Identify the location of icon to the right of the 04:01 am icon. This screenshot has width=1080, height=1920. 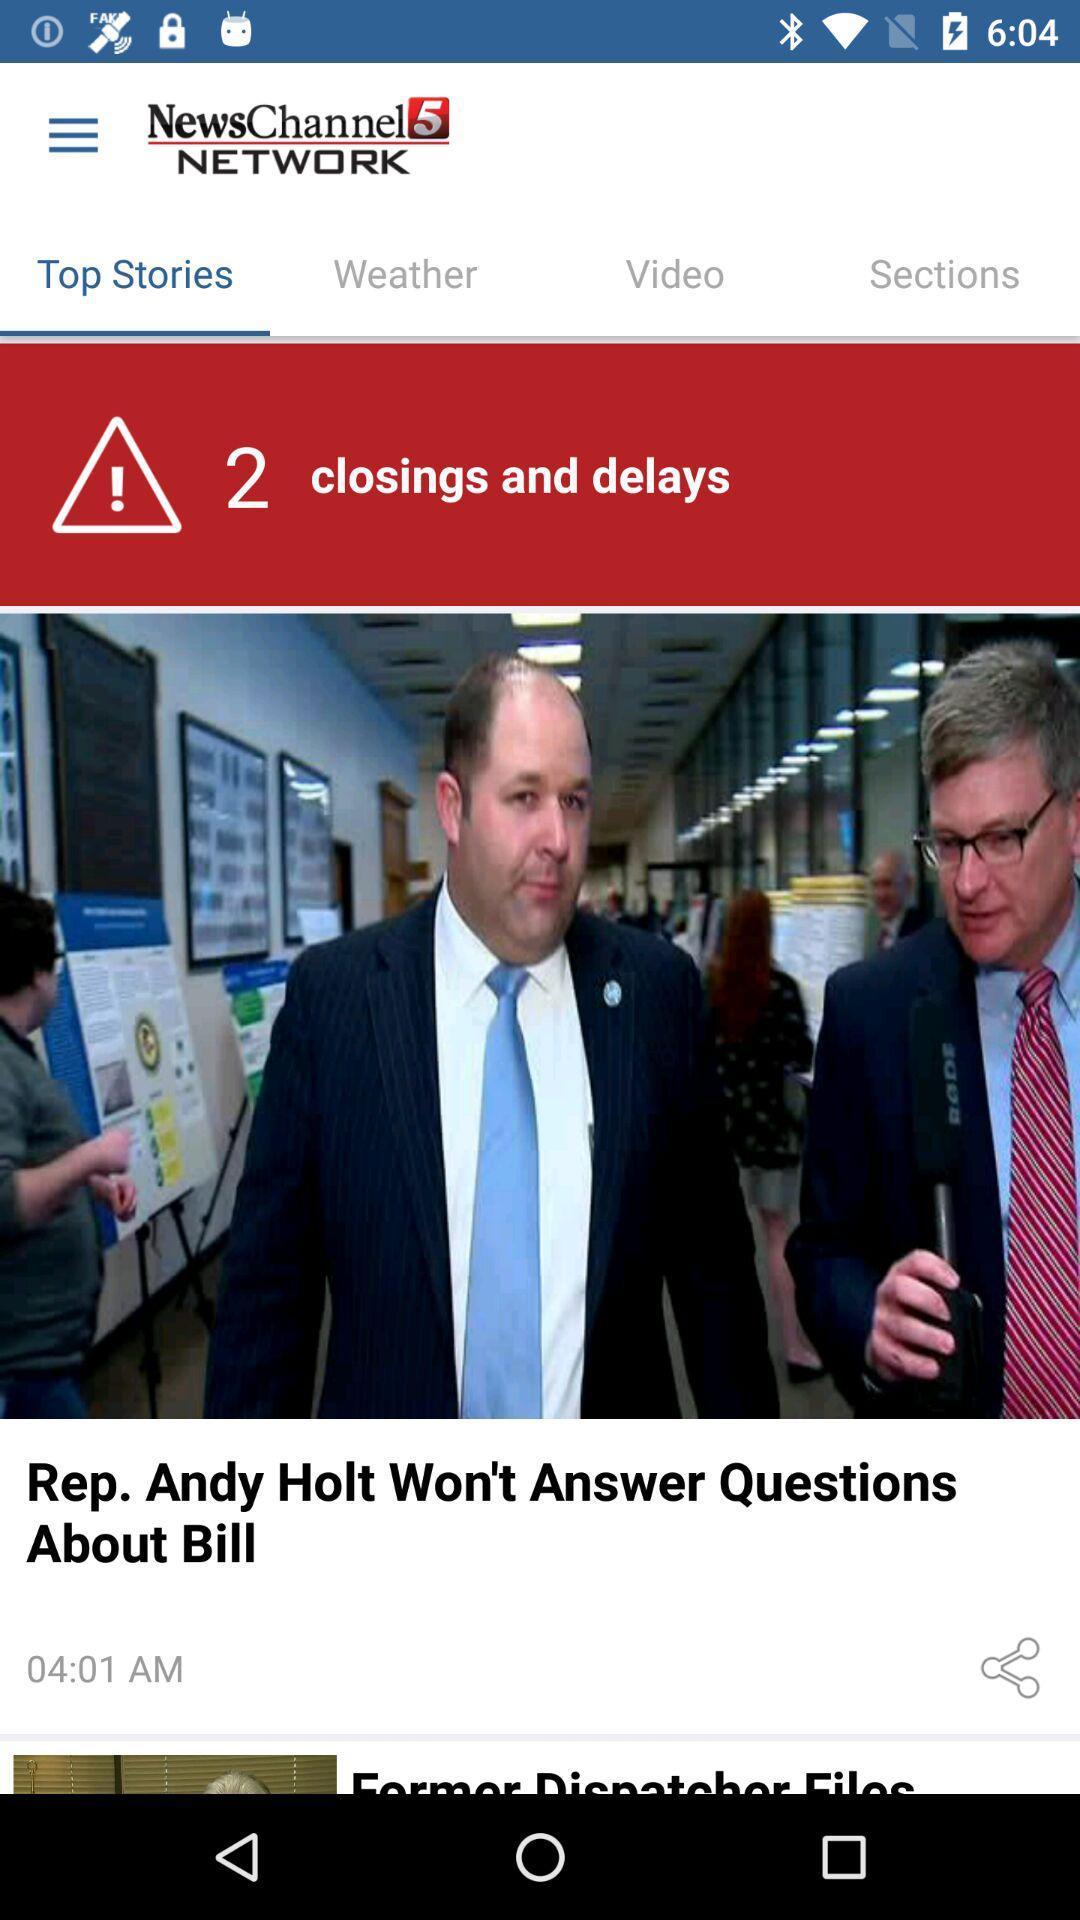
(1014, 1668).